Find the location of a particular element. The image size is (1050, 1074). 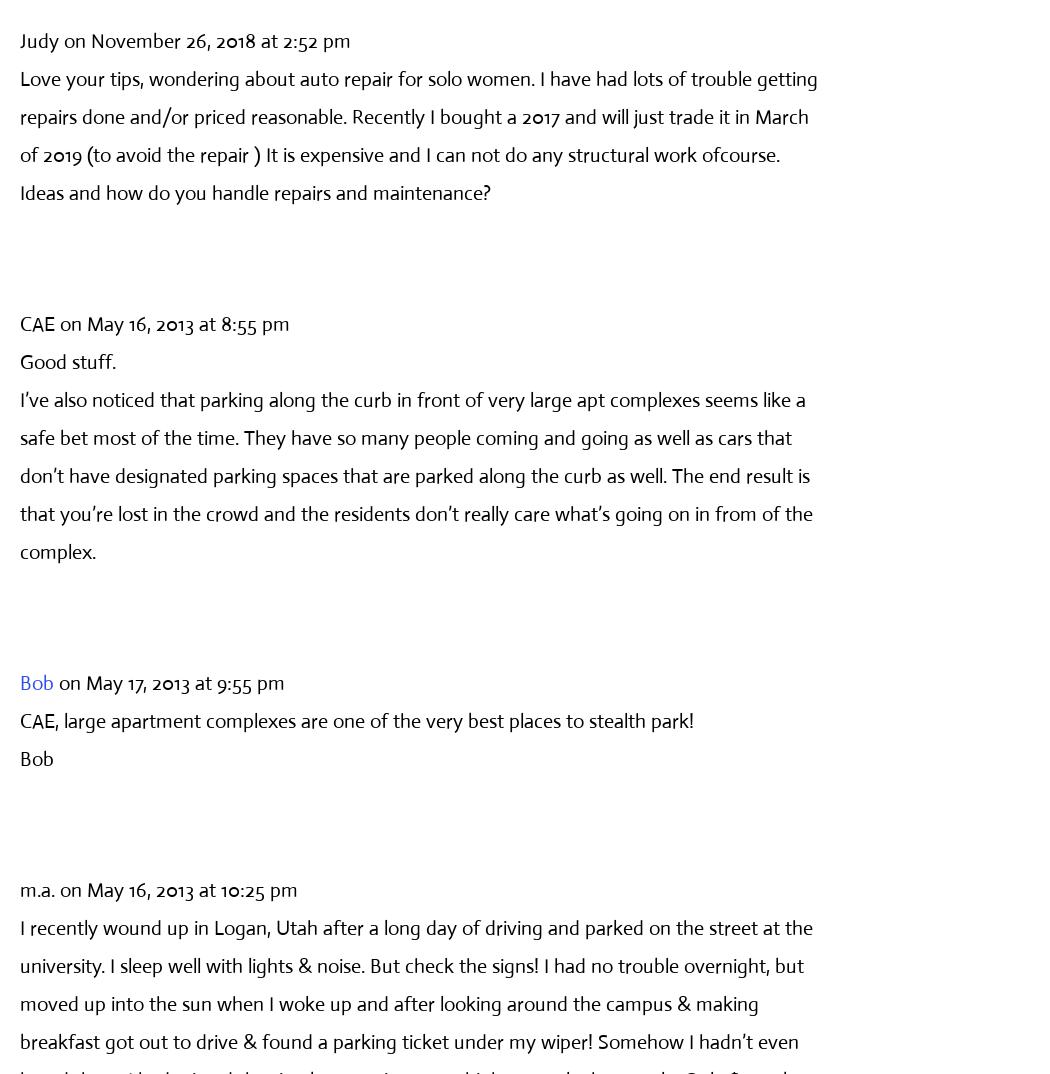

'on May 16, 2013 at 8:55 pm' is located at coordinates (175, 322).